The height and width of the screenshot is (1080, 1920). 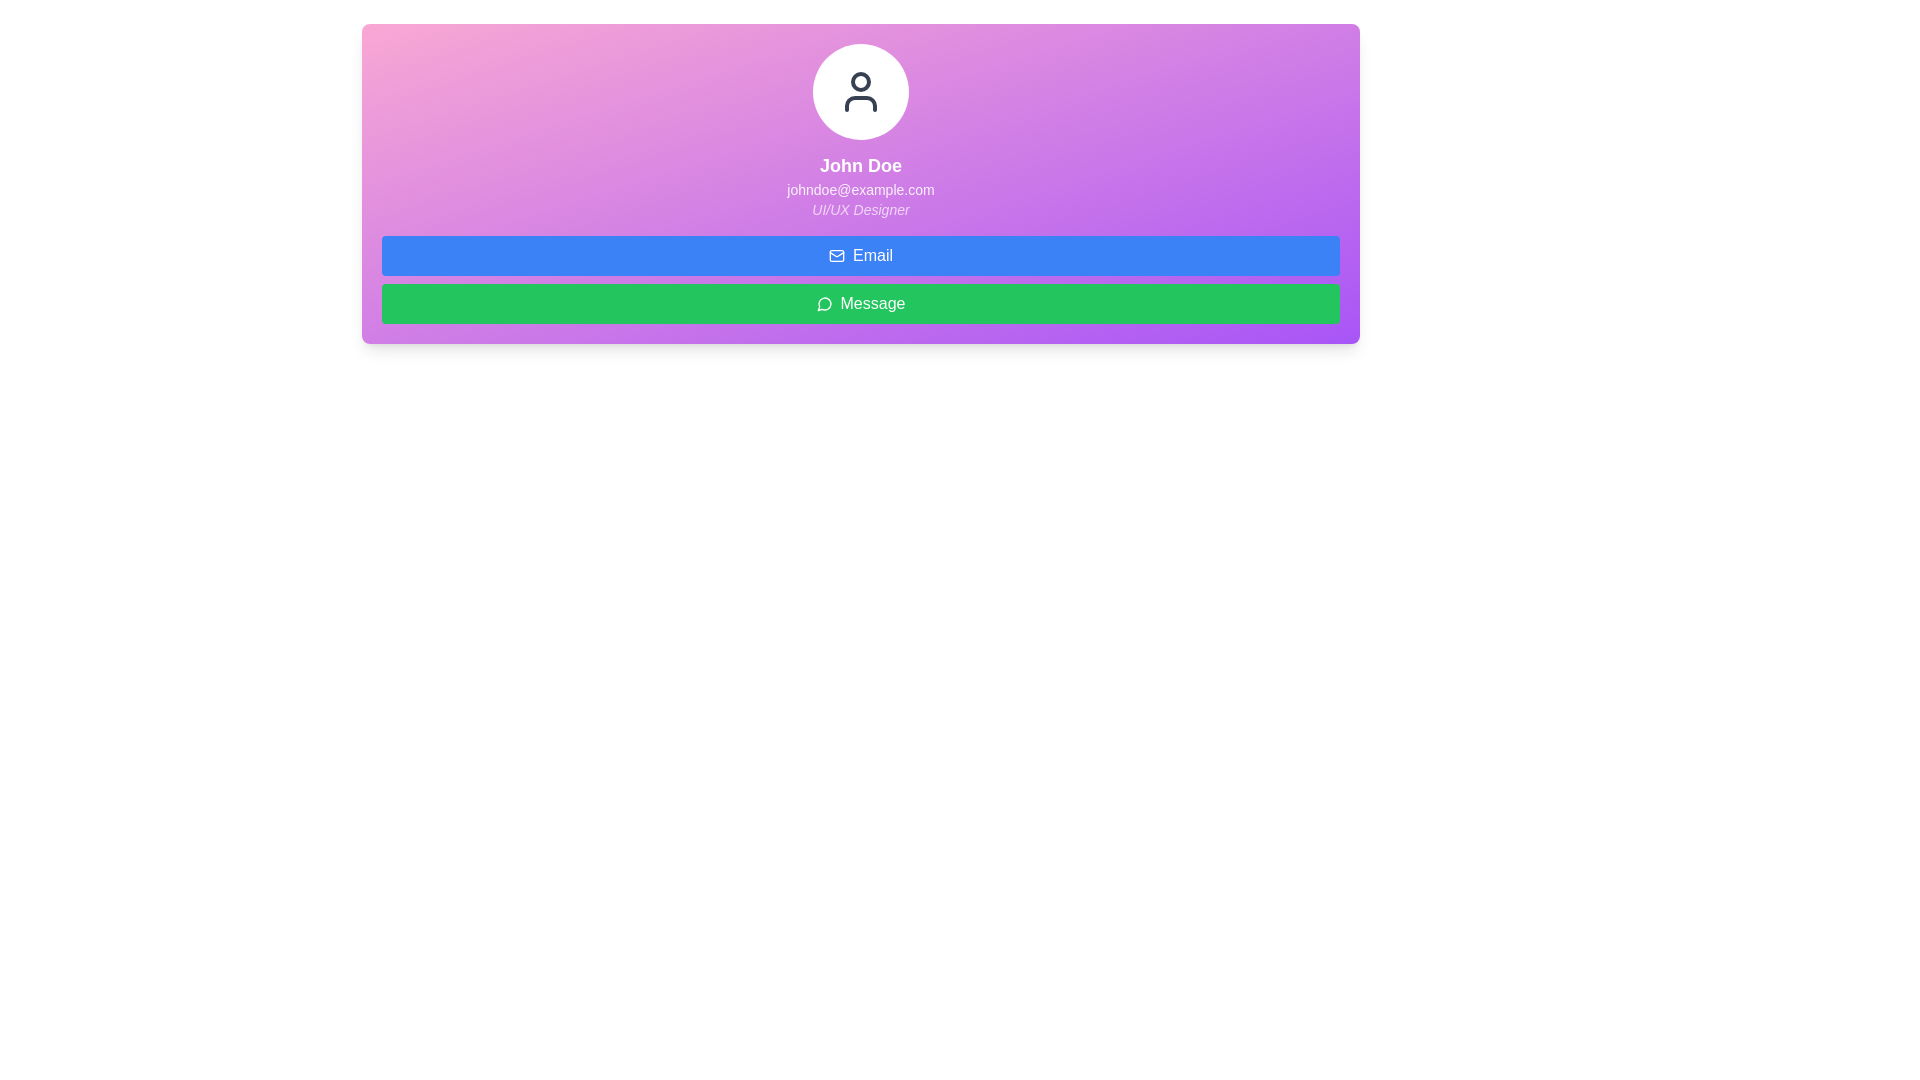 What do you see at coordinates (860, 164) in the screenshot?
I see `text displayed in the user profile's name label, which is located beneath the profile image and above the email address in the top portion of the card layout` at bounding box center [860, 164].